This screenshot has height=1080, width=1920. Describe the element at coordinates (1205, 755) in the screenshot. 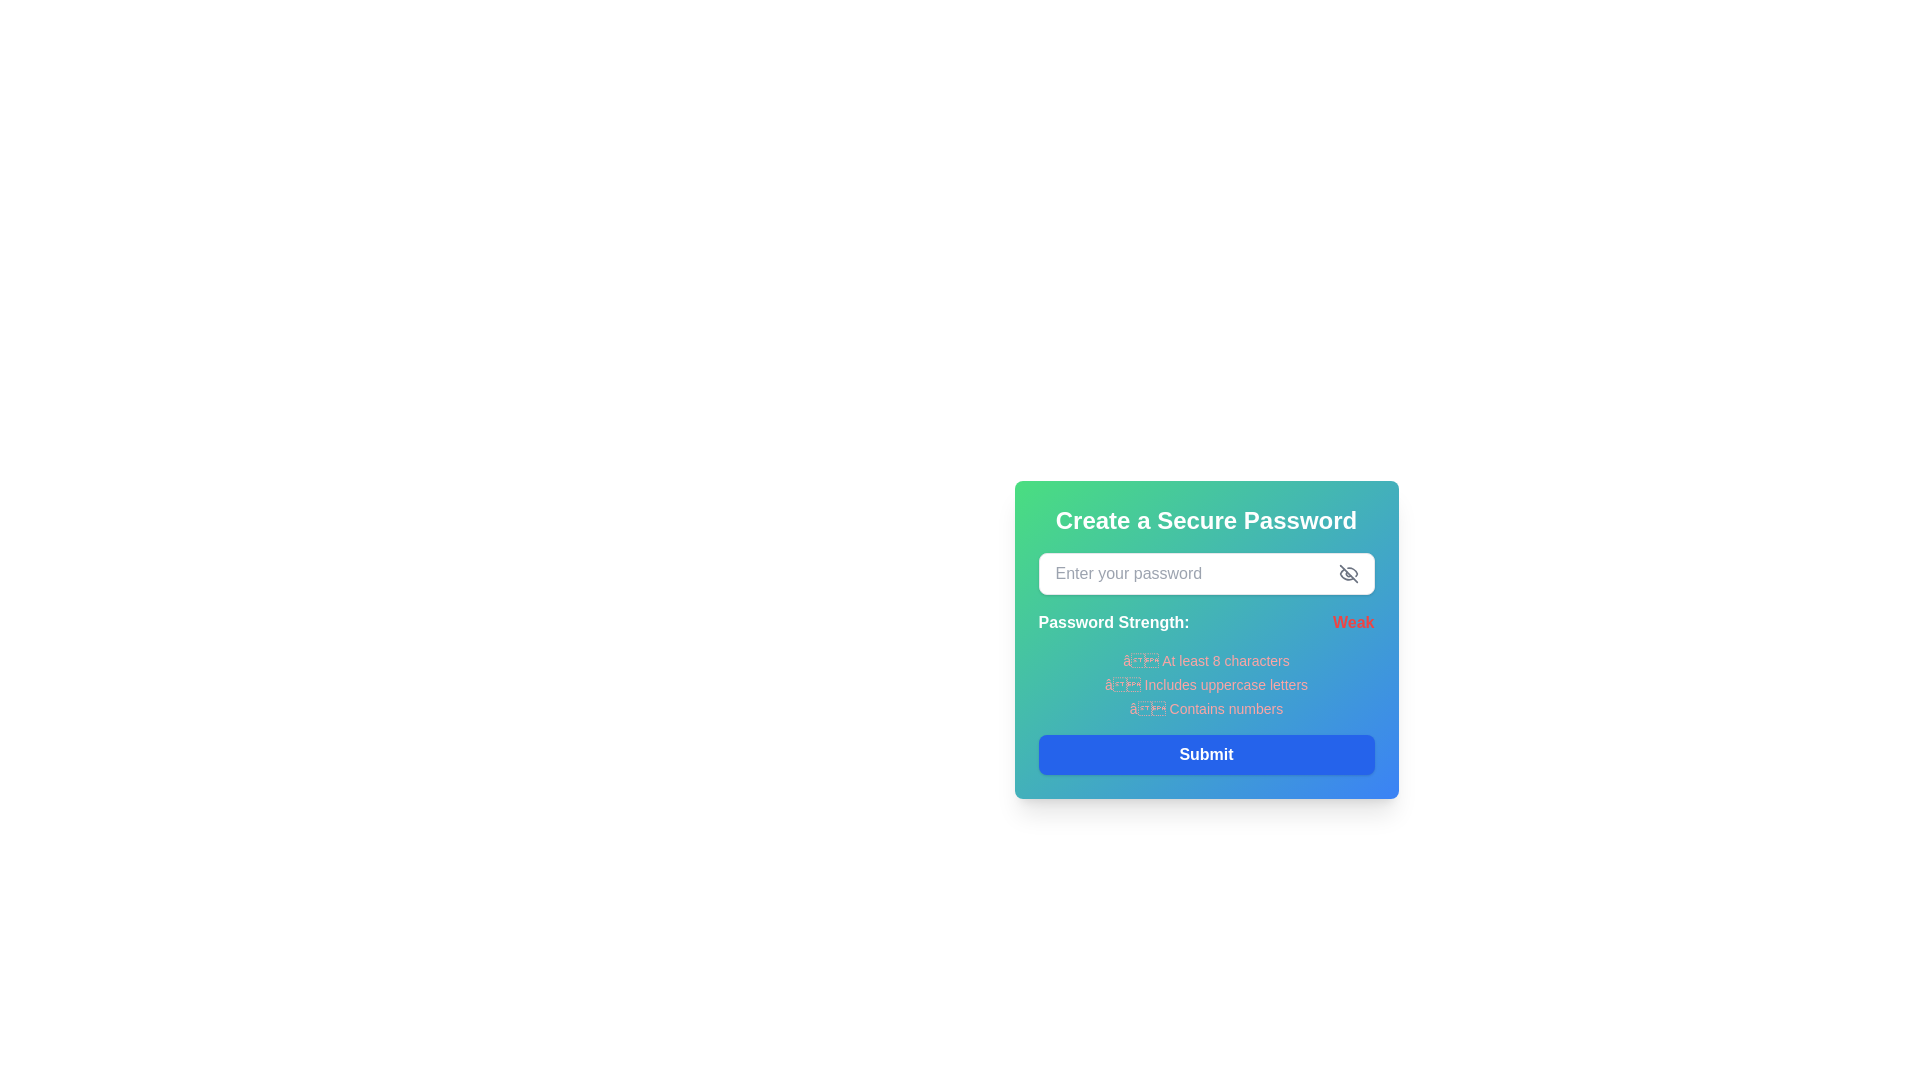

I see `the blue 'Submit' button with bold white text located at the bottom of the card-like interface` at that location.